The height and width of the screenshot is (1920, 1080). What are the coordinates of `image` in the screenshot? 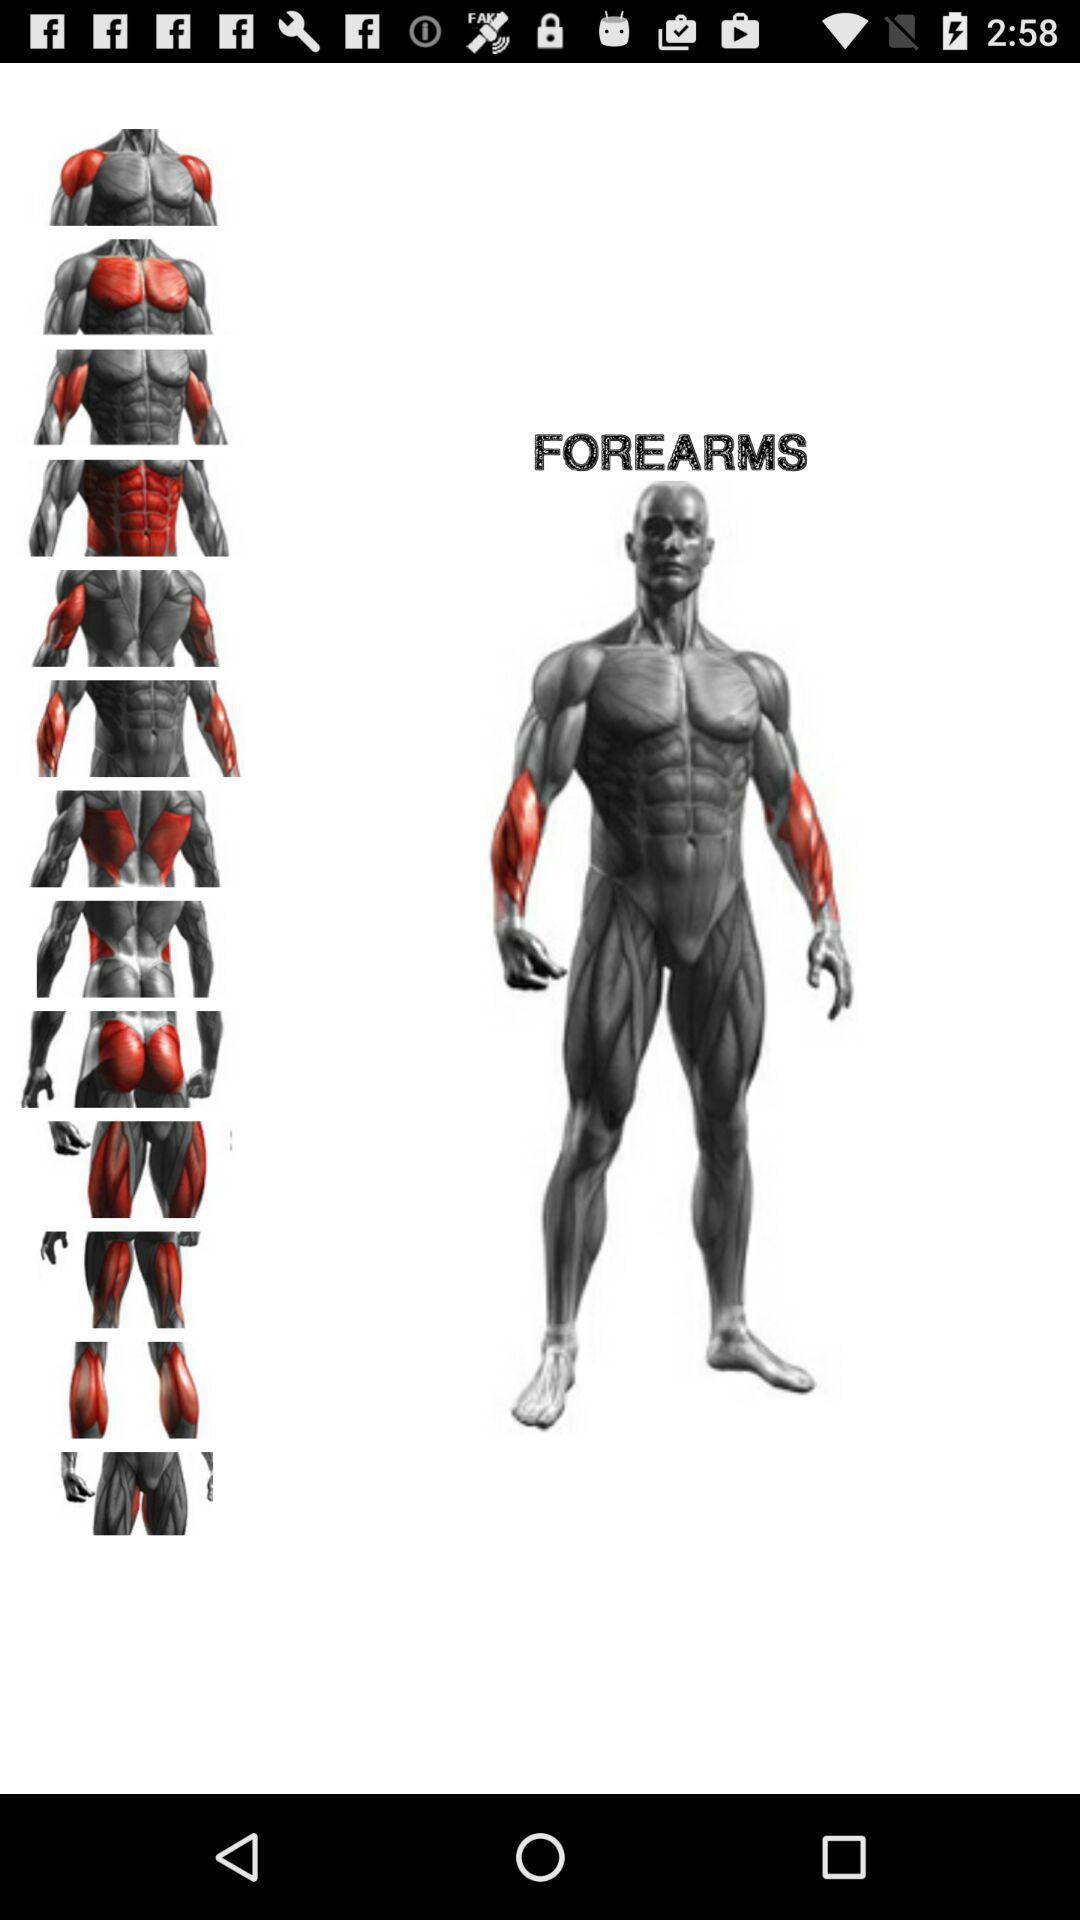 It's located at (131, 610).